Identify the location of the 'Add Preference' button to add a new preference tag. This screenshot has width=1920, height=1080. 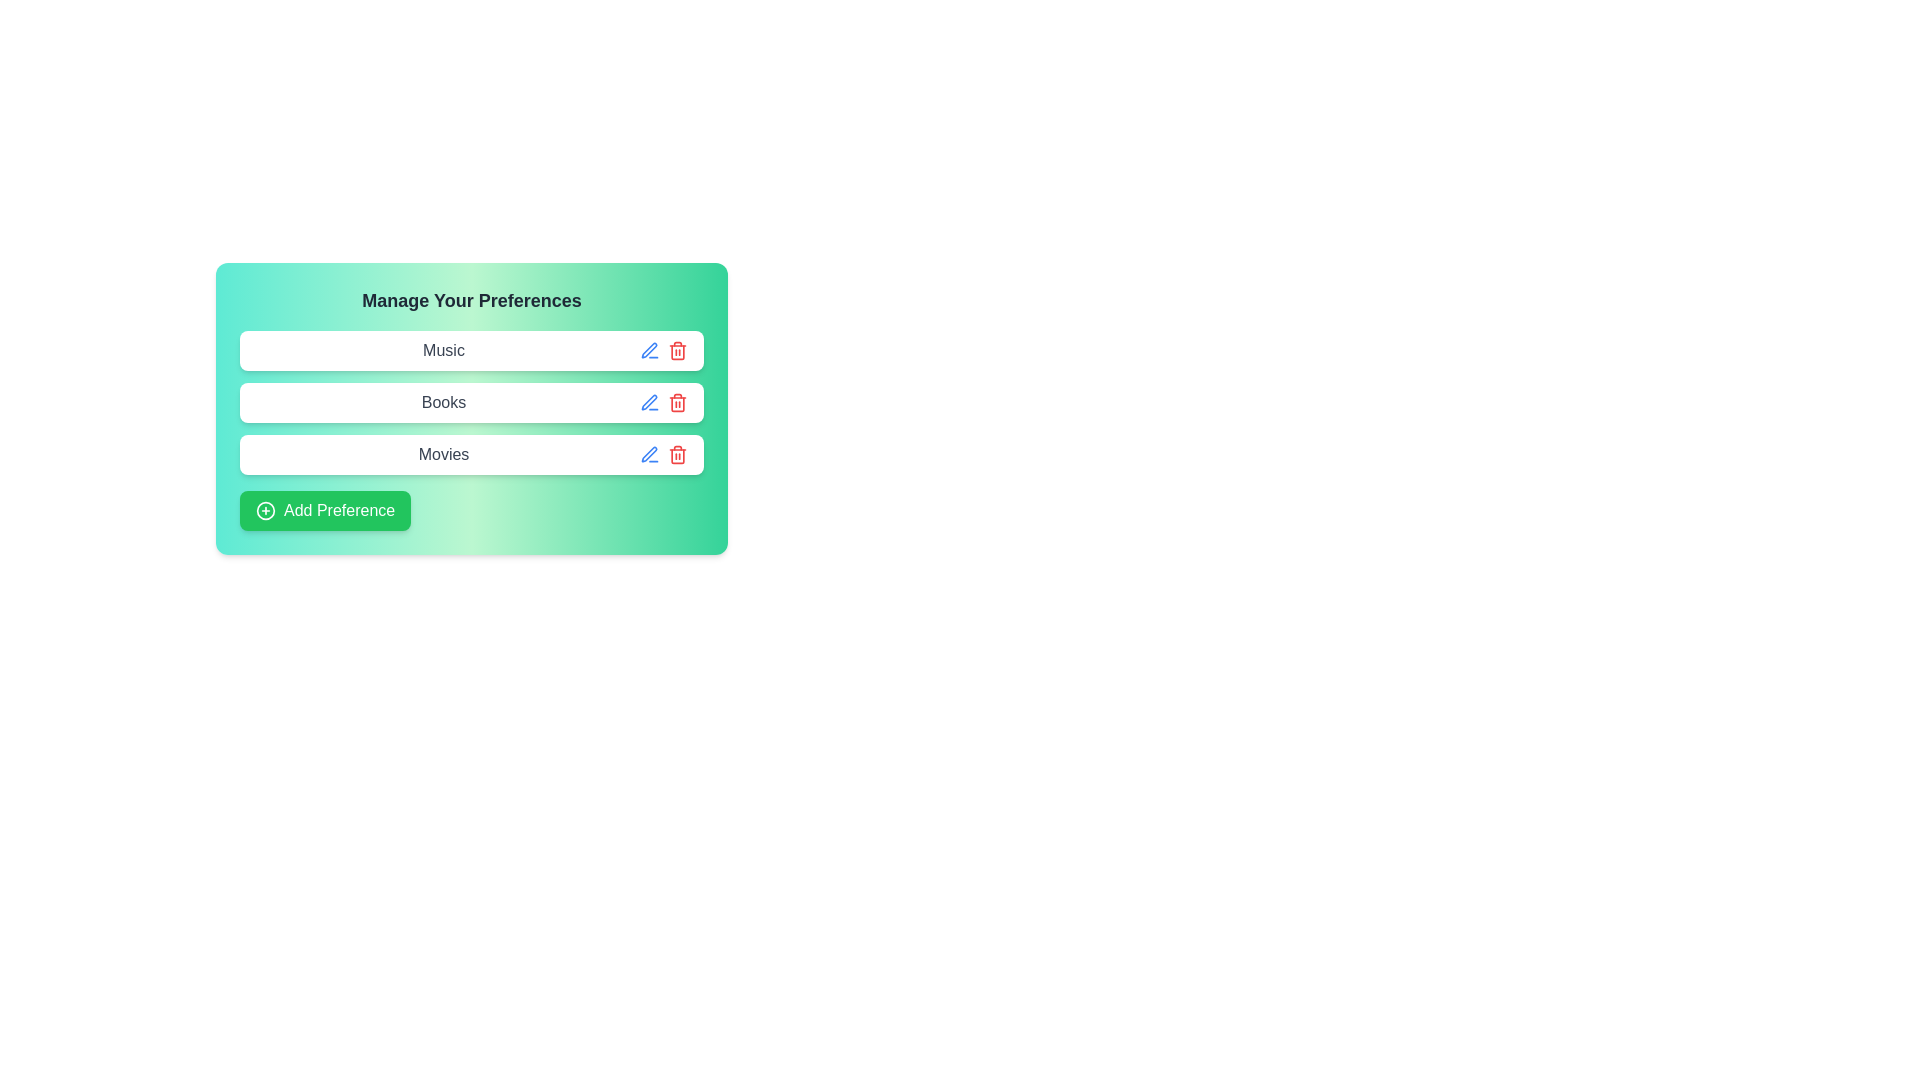
(325, 509).